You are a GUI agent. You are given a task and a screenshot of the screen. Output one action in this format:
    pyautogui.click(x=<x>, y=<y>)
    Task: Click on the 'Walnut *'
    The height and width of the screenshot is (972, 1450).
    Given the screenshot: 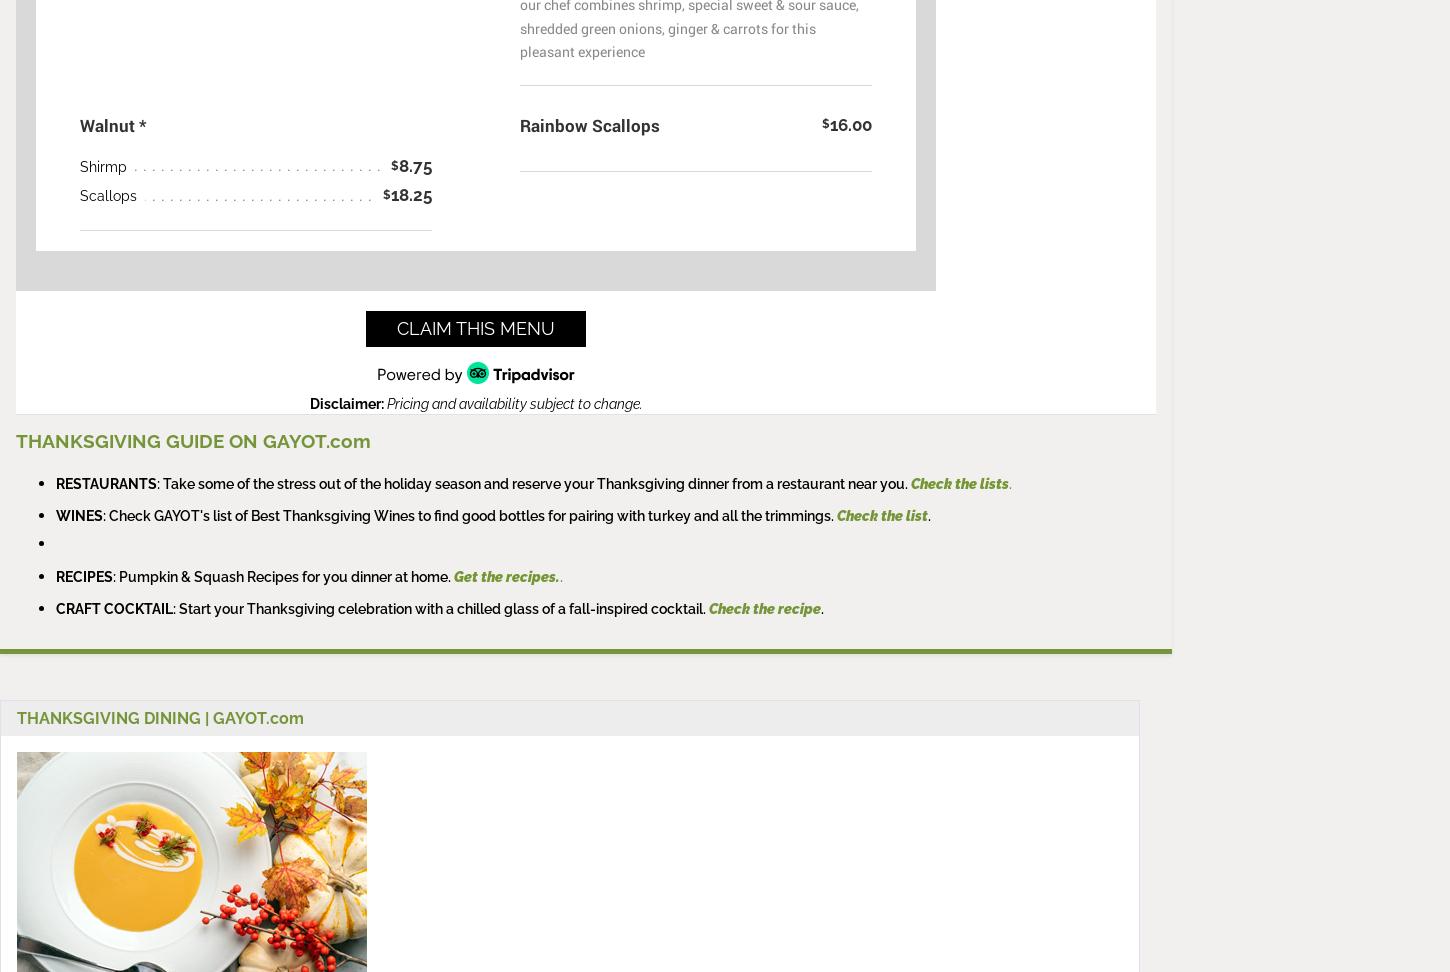 What is the action you would take?
    pyautogui.click(x=113, y=124)
    